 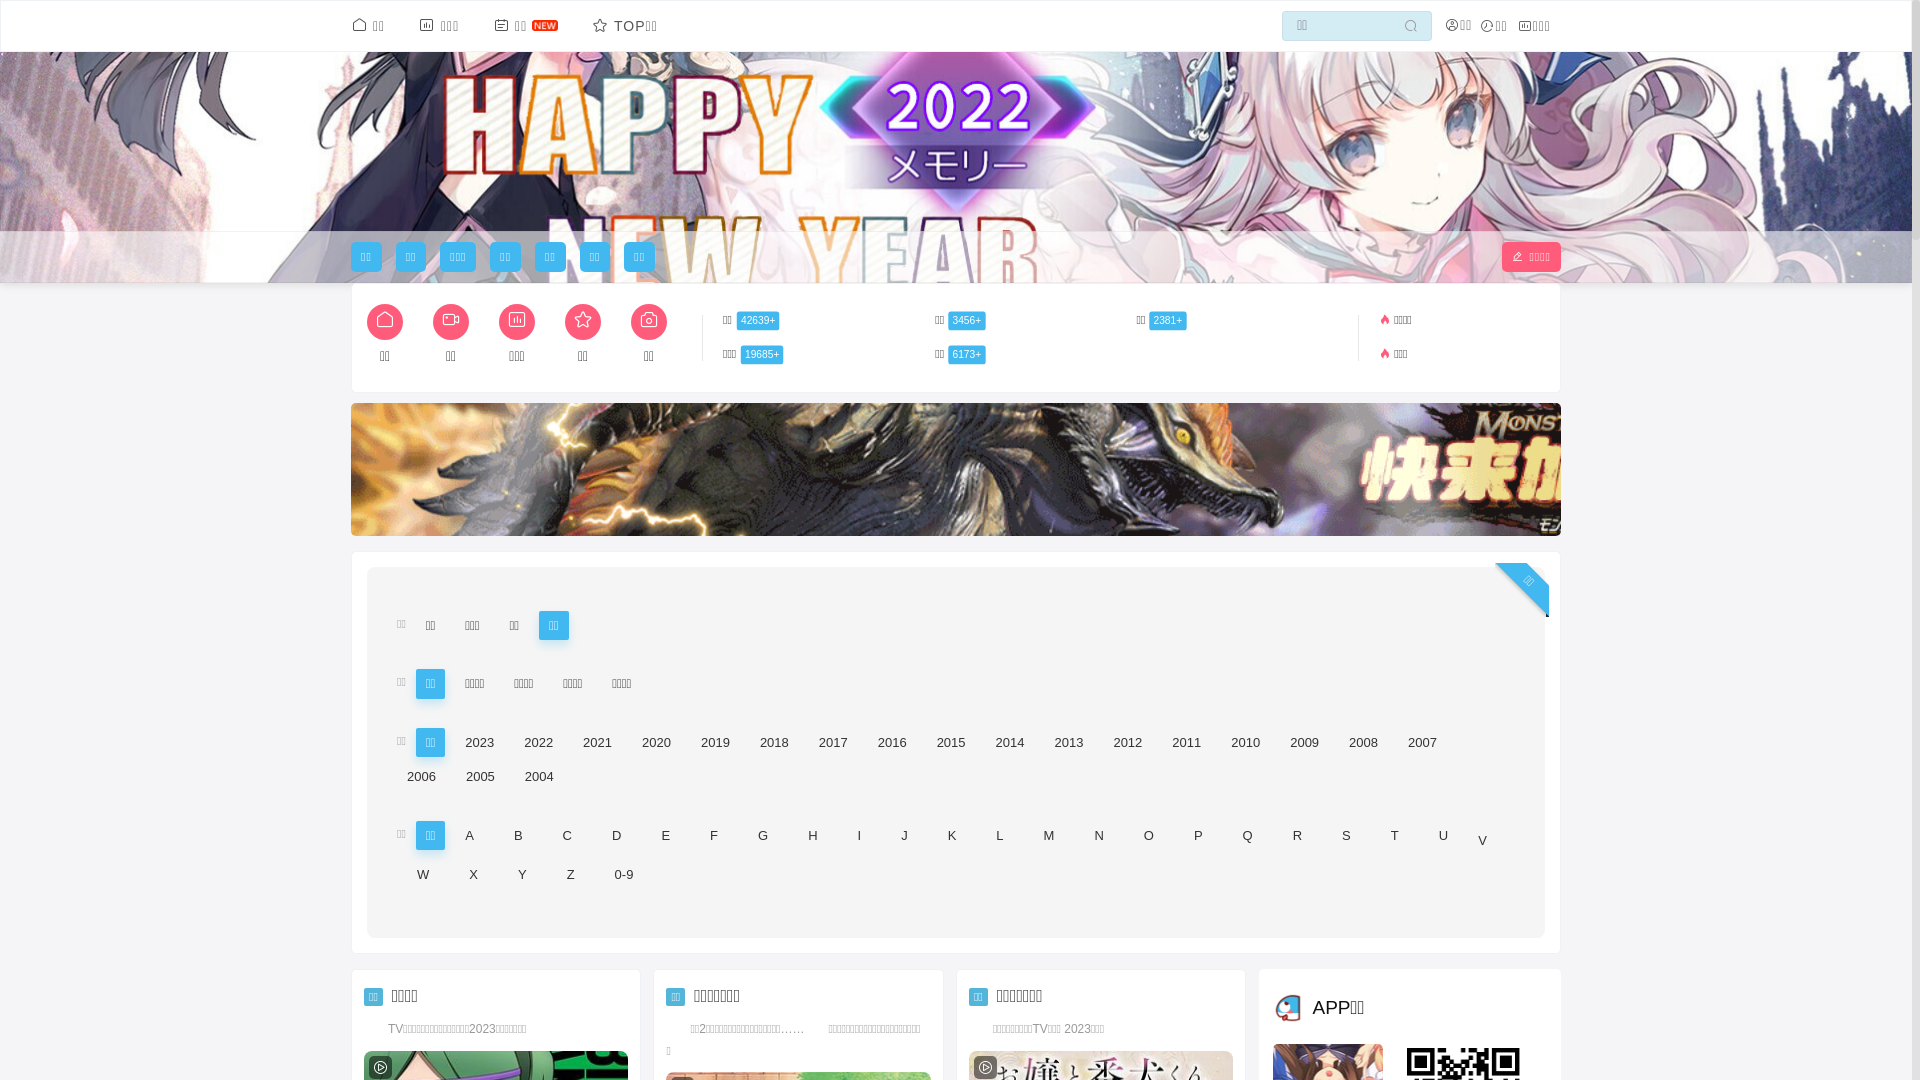 I want to click on '2008', so click(x=1362, y=742).